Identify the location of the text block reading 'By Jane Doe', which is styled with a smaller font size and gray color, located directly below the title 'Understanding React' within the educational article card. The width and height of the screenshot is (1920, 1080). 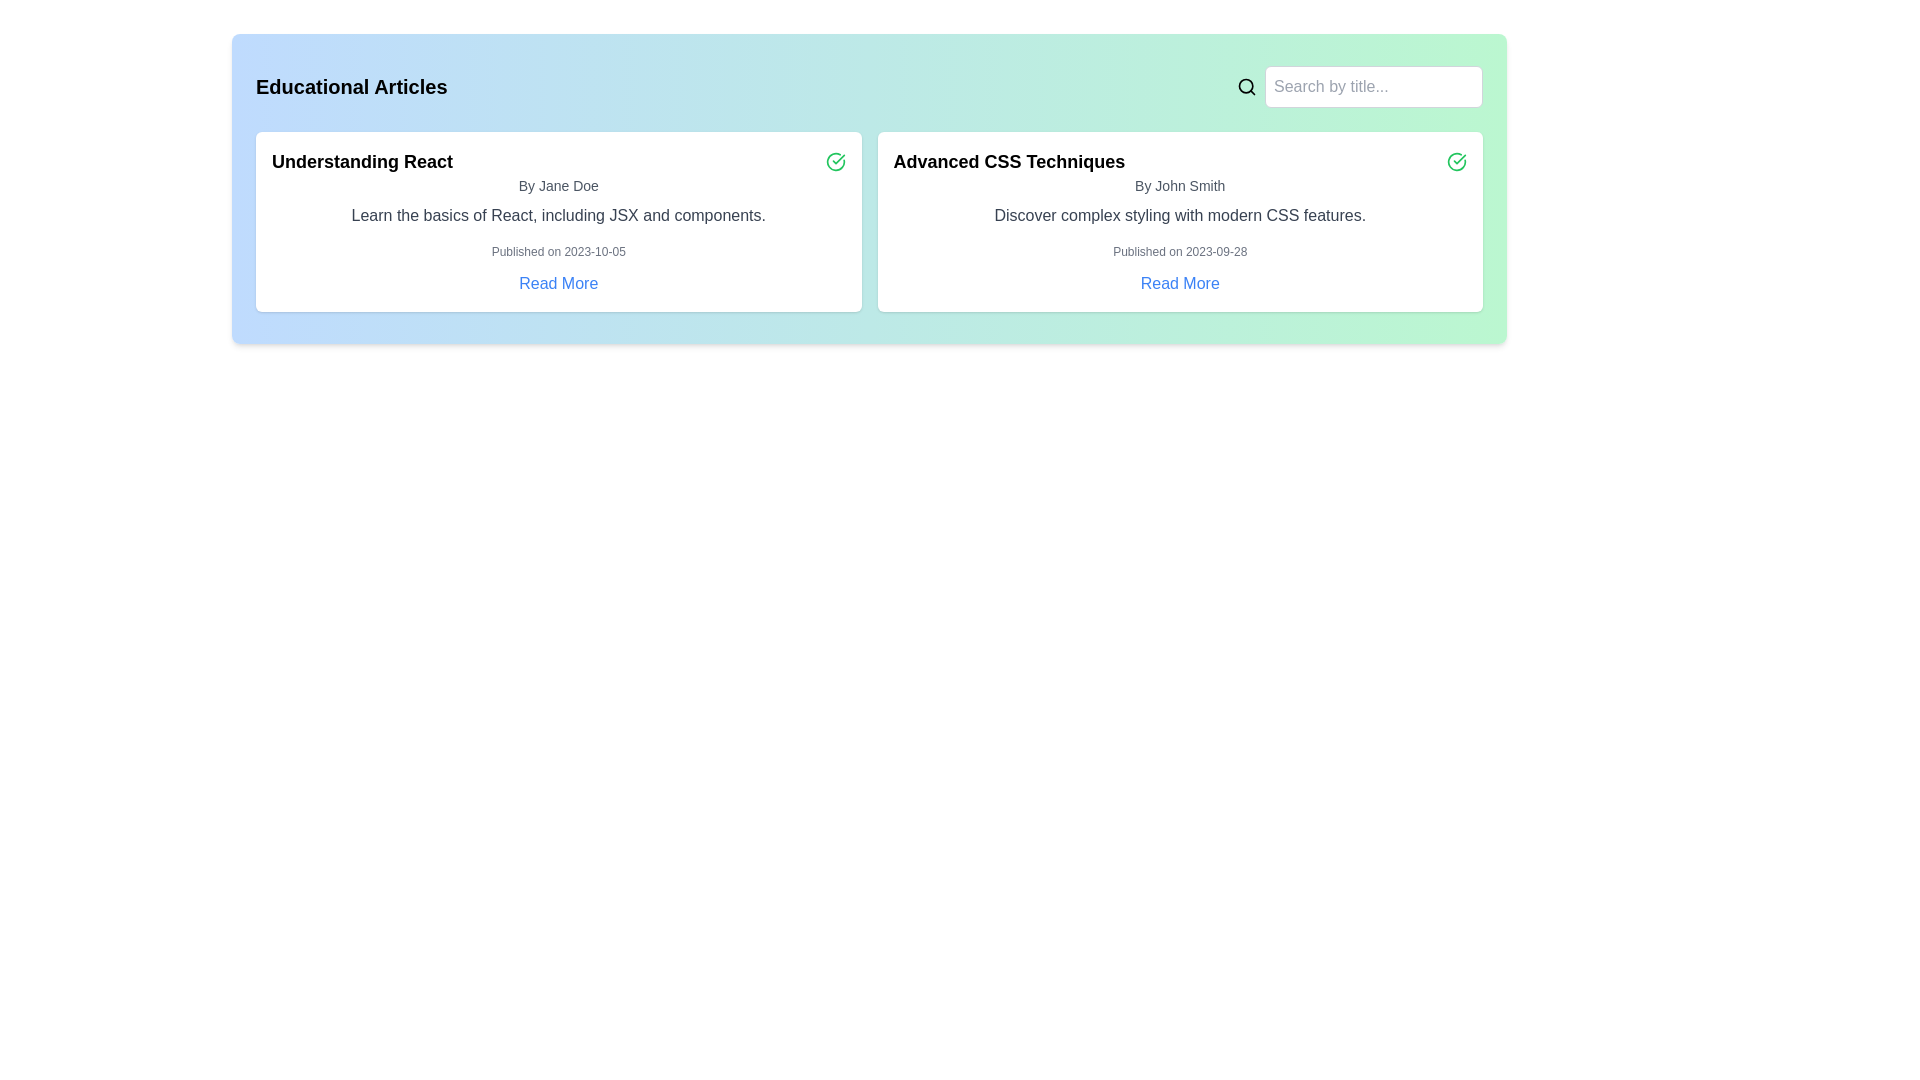
(558, 185).